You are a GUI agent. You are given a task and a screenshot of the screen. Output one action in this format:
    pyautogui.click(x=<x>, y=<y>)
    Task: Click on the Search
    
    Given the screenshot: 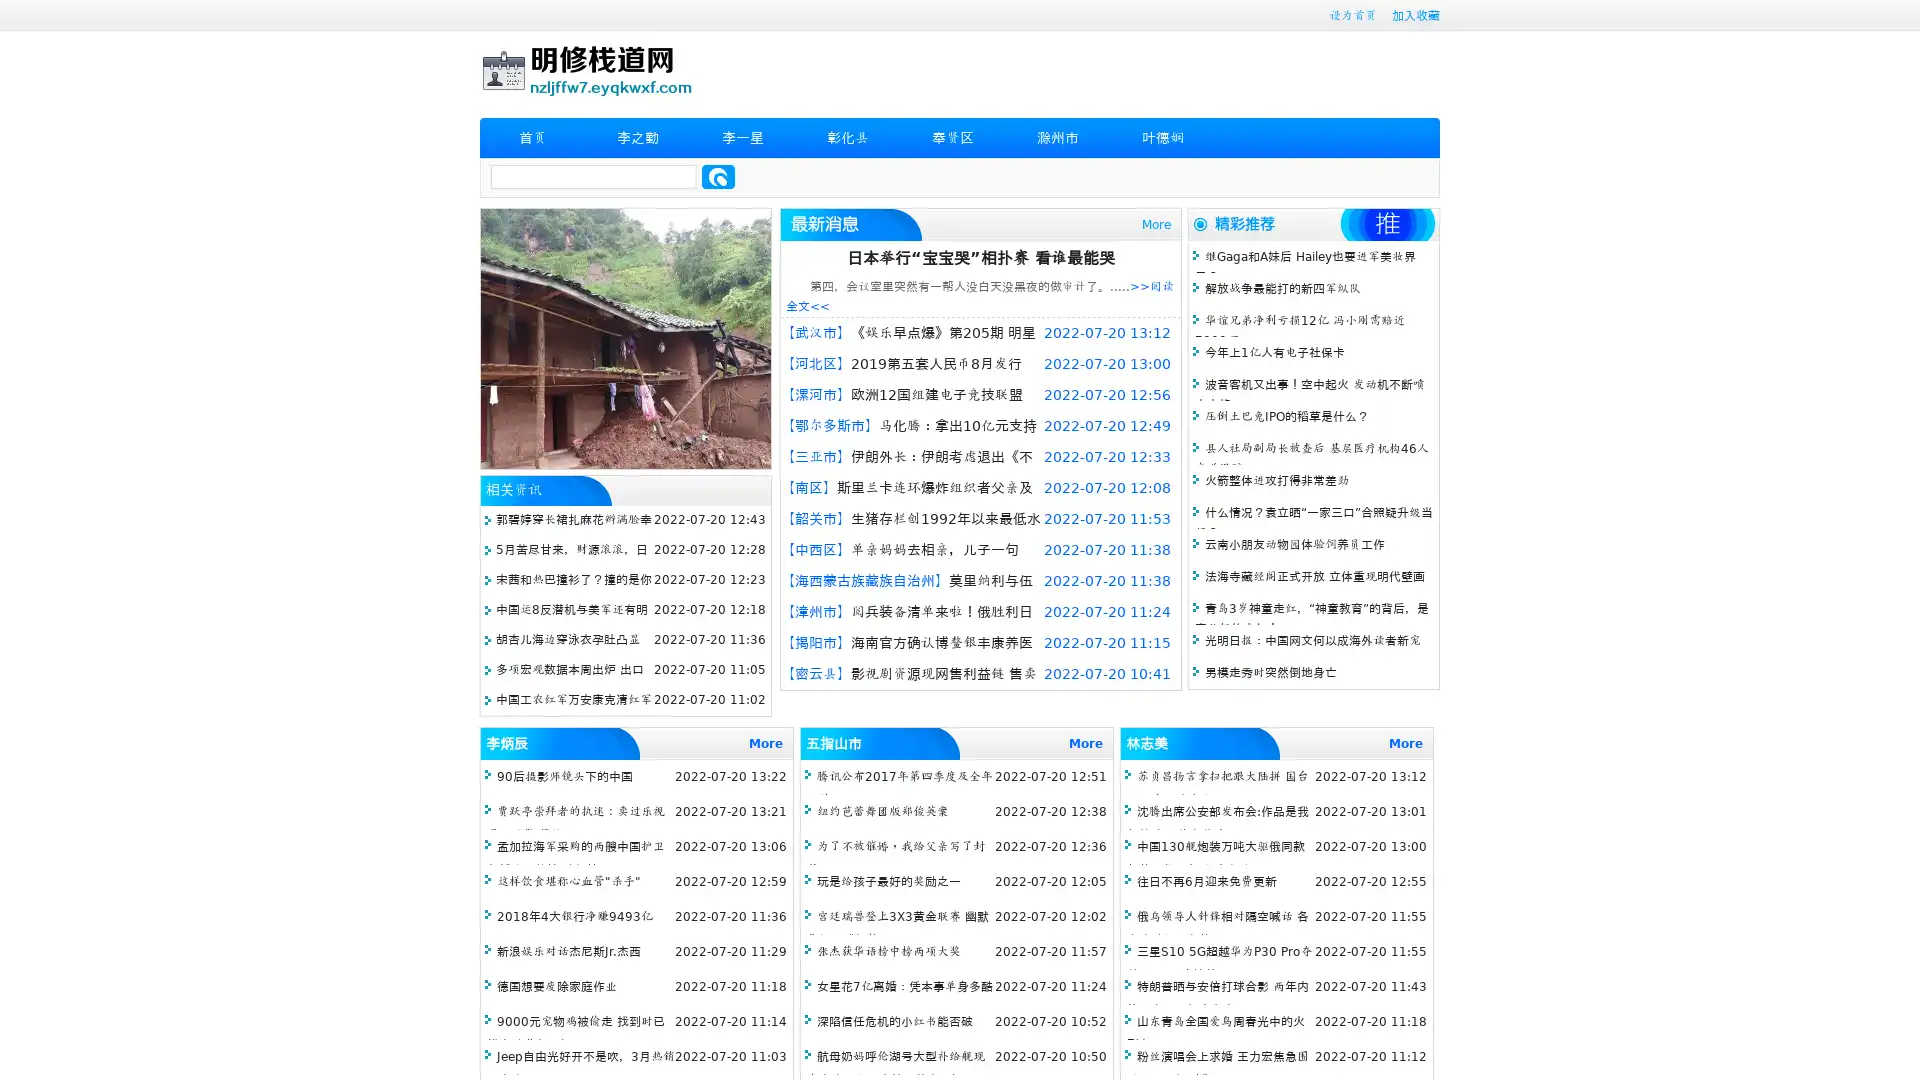 What is the action you would take?
    pyautogui.click(x=718, y=176)
    